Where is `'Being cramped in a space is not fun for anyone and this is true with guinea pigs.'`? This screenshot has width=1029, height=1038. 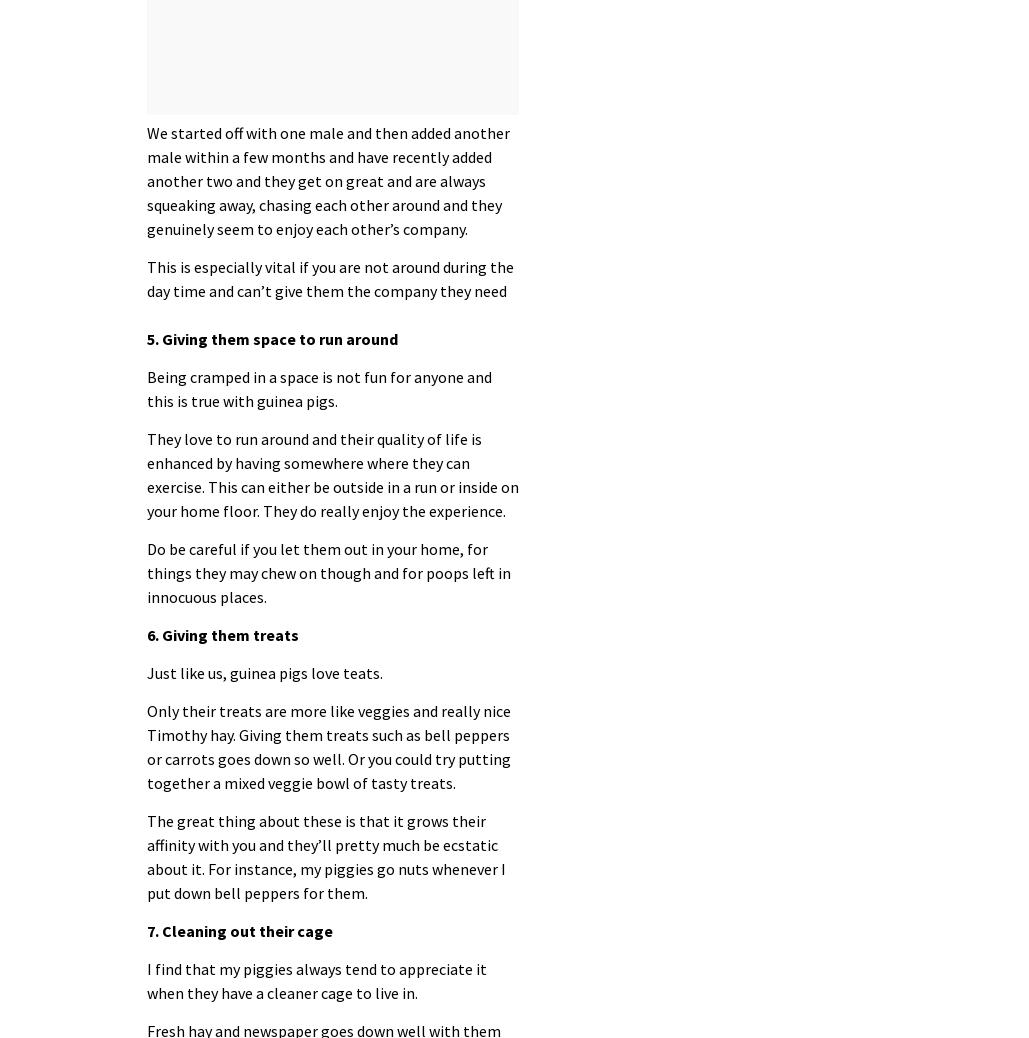 'Being cramped in a space is not fun for anyone and this is true with guinea pigs.' is located at coordinates (145, 388).